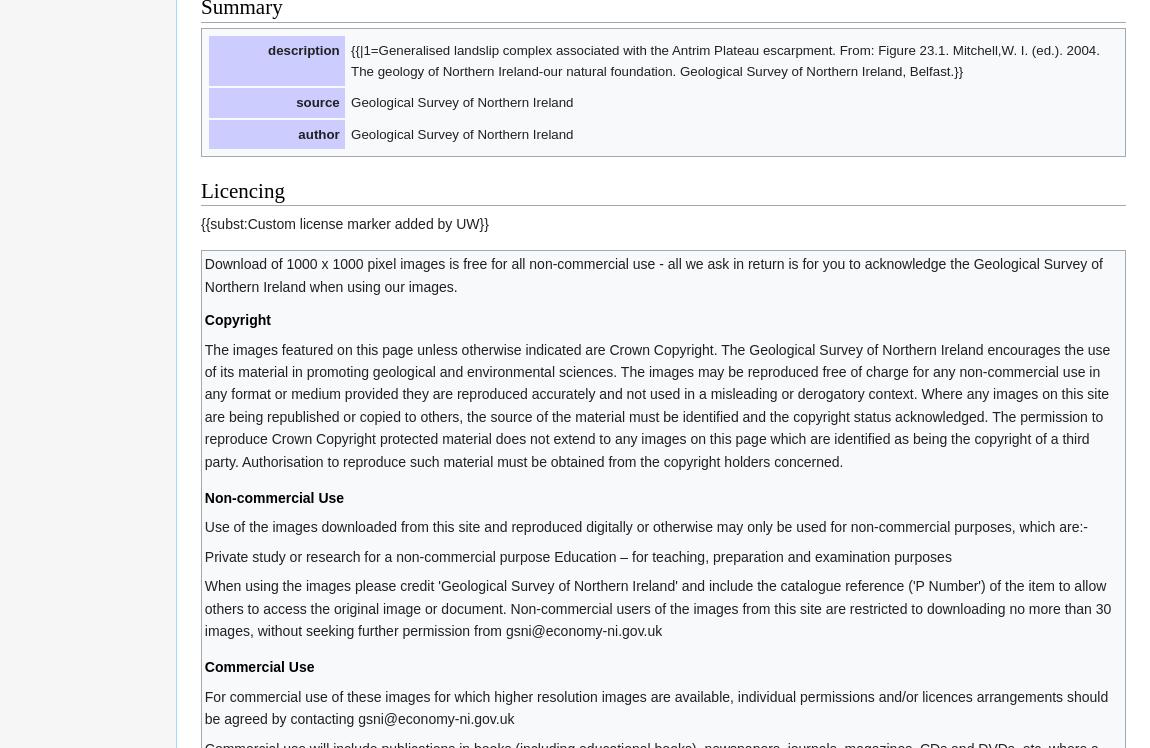  Describe the element at coordinates (654, 706) in the screenshot. I see `'For commercial use of these images for which higher resolution images are available, individual permissions and/or licences arrangements should be agreed by contacting gsni@economy-ni.gov.uk'` at that location.